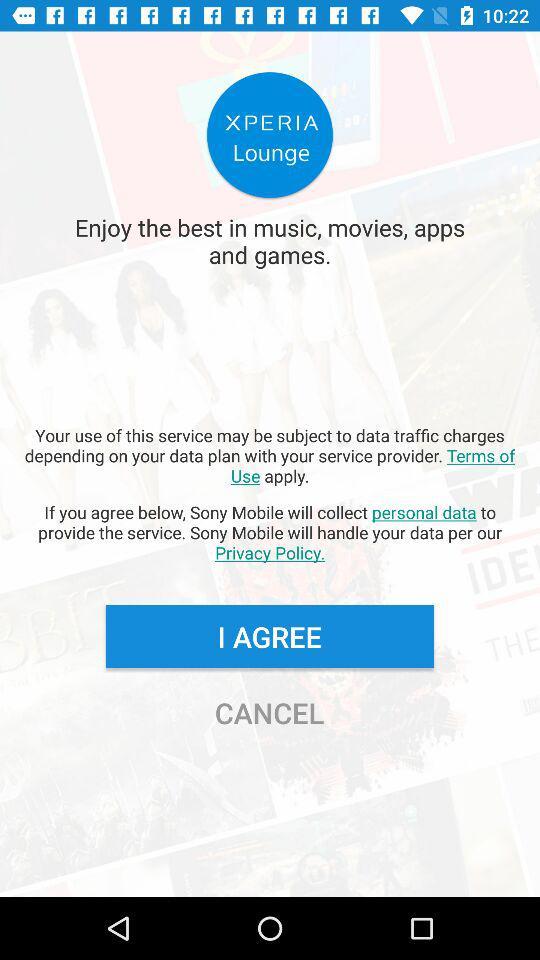 Image resolution: width=540 pixels, height=960 pixels. What do you see at coordinates (269, 635) in the screenshot?
I see `the item below the if you agree icon` at bounding box center [269, 635].